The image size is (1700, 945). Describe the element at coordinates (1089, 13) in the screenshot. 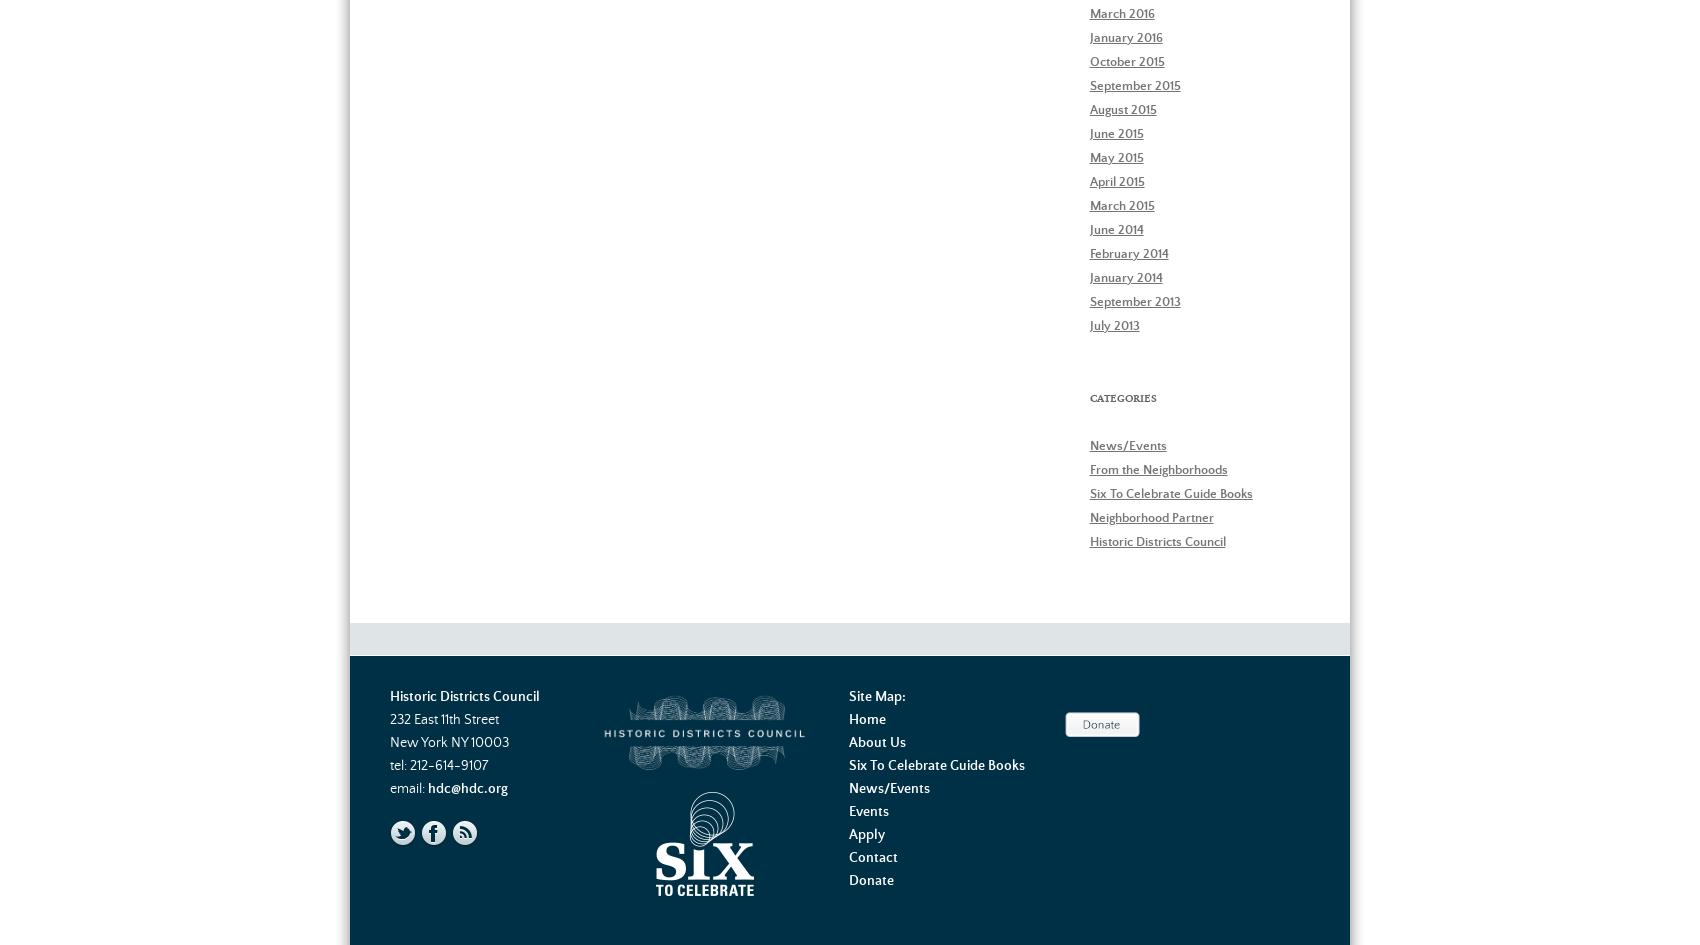

I see `'March 2016'` at that location.